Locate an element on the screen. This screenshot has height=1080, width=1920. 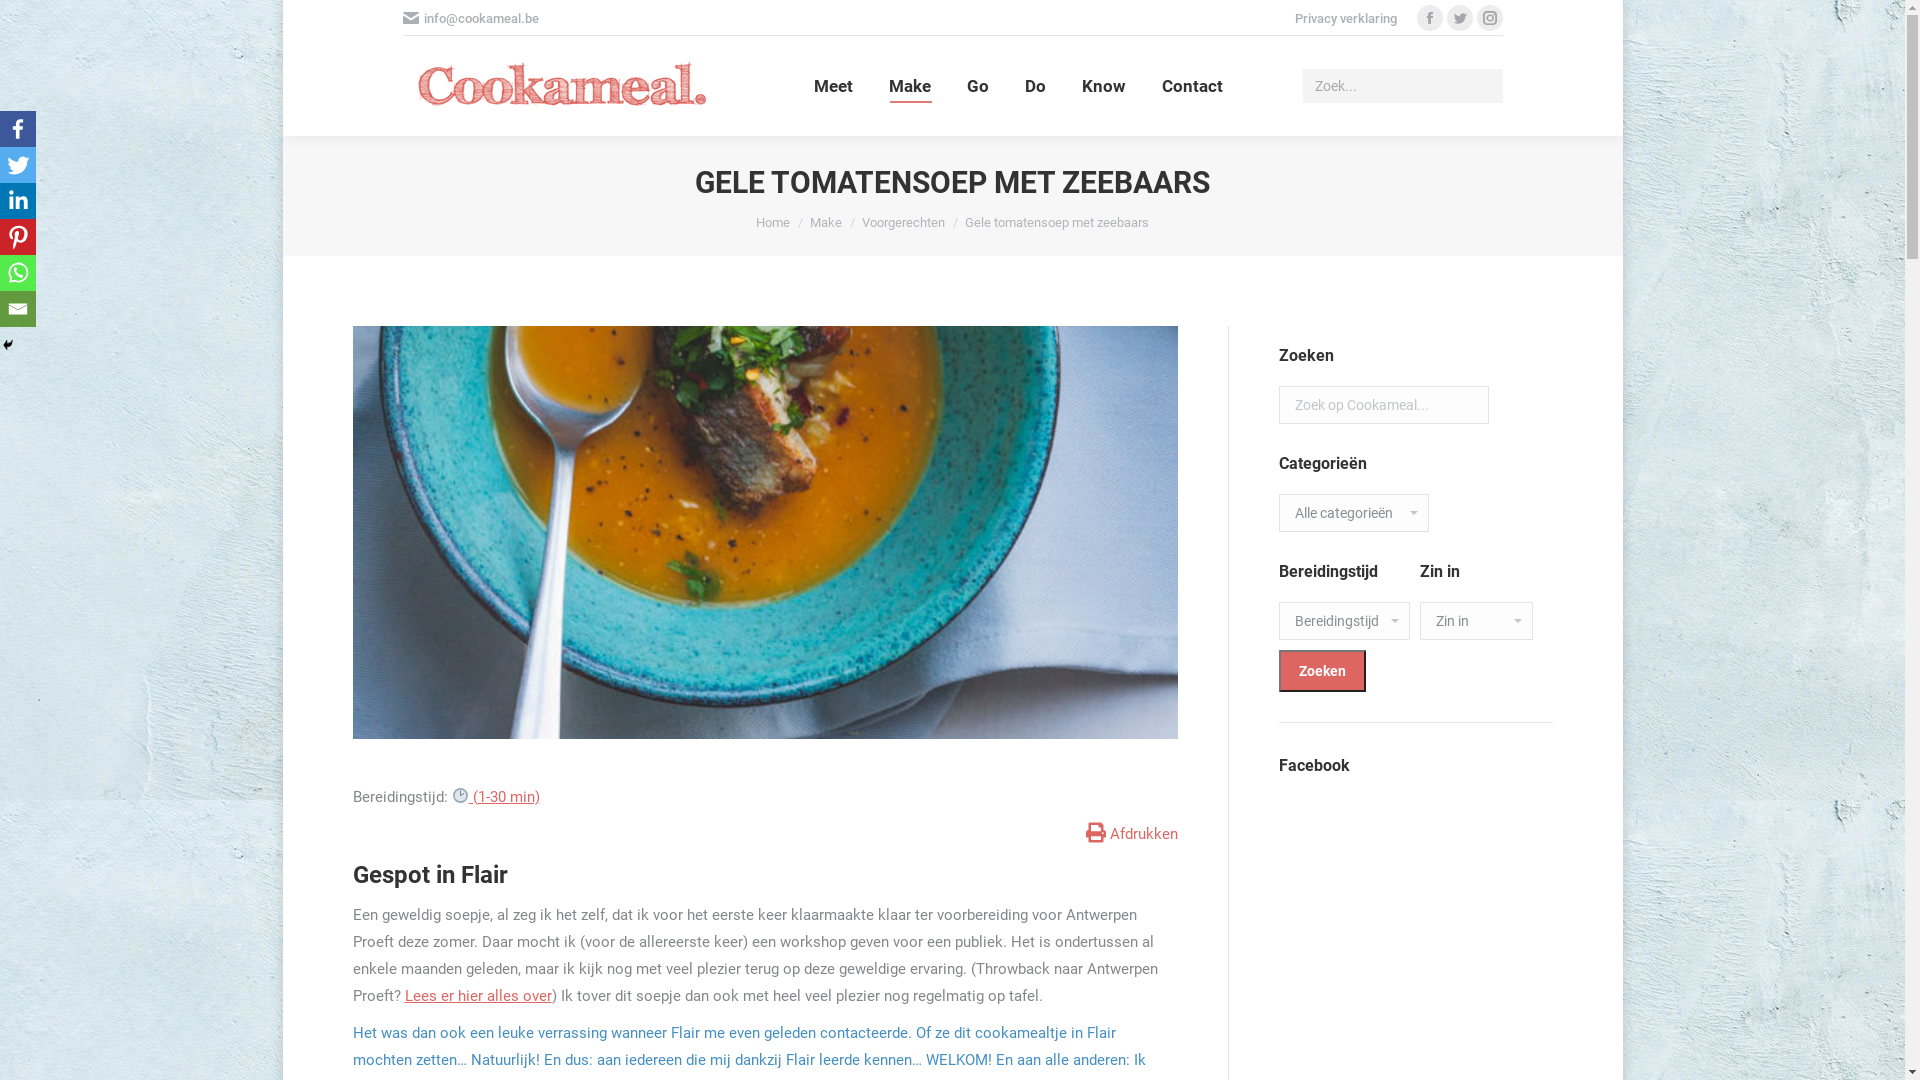
'Facebook page opens in new window' is located at coordinates (1428, 18).